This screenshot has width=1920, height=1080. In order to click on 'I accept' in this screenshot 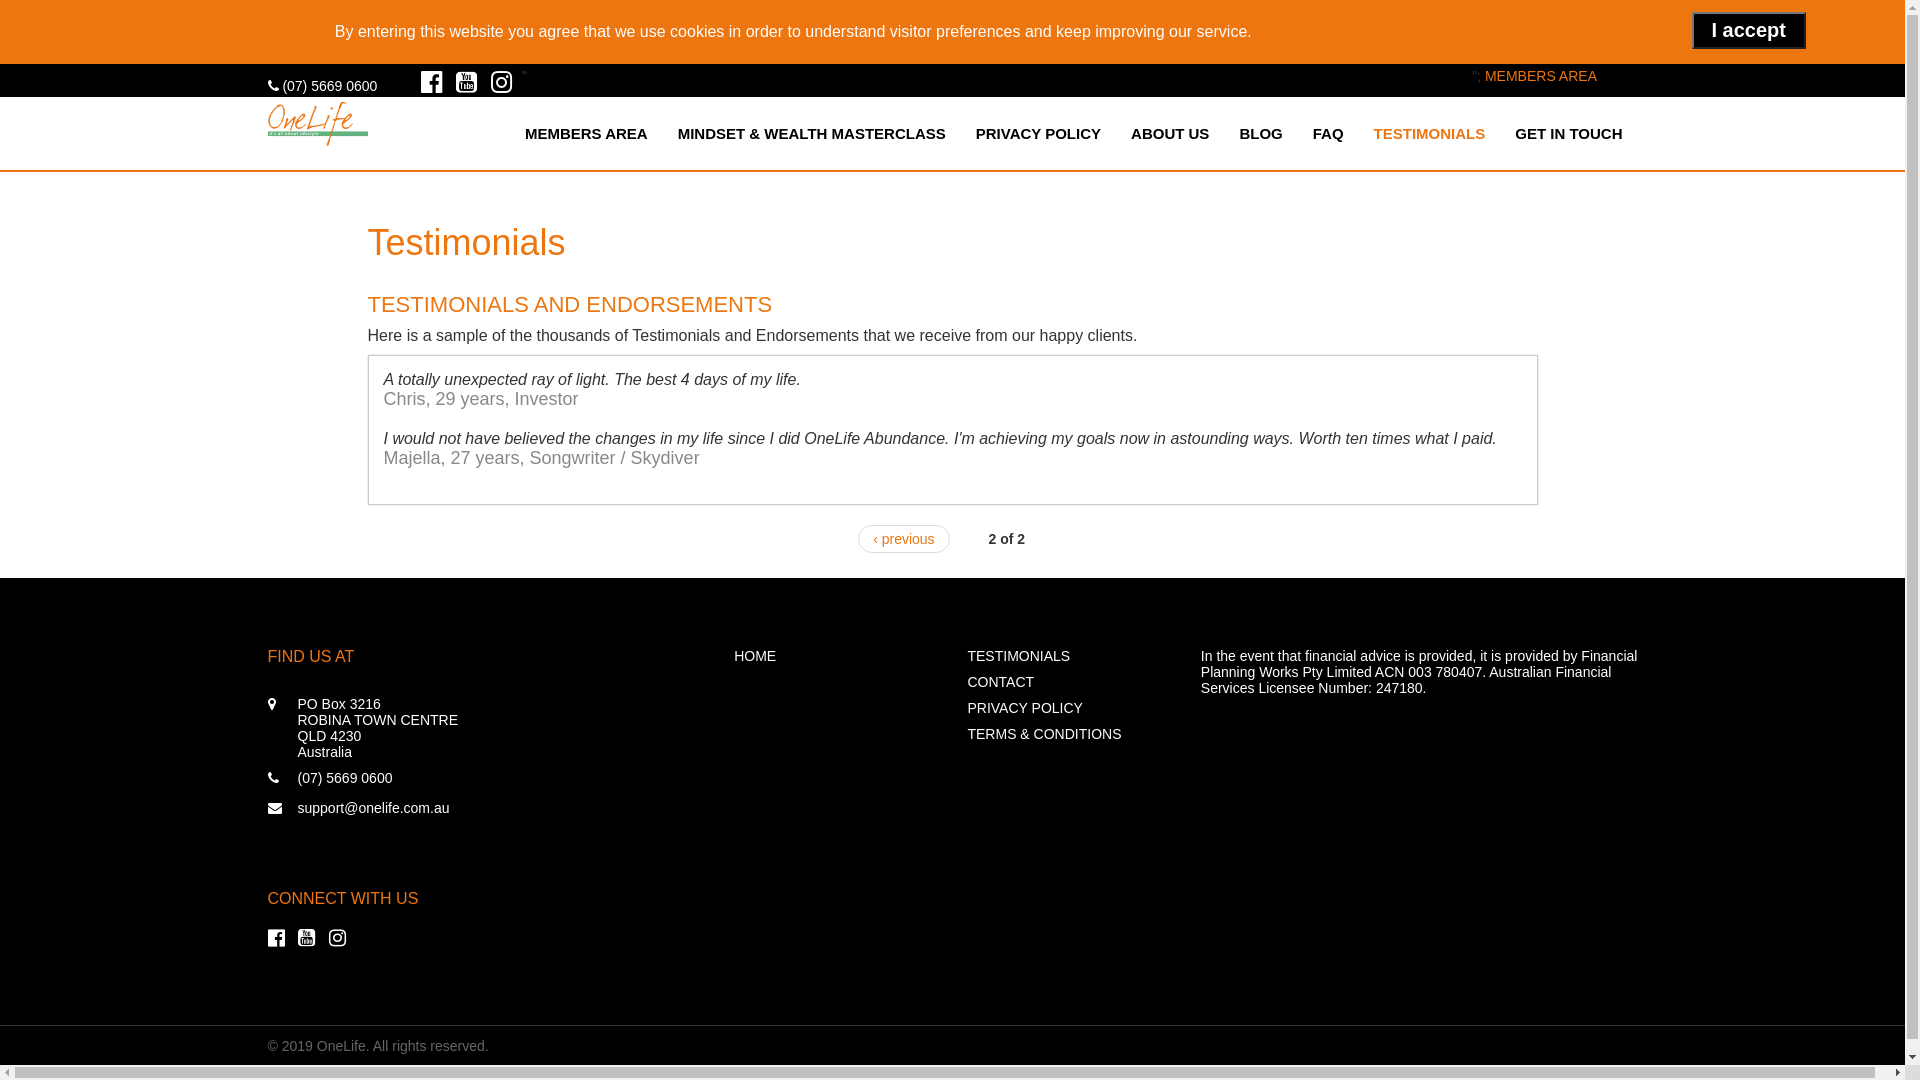, I will do `click(1690, 30)`.